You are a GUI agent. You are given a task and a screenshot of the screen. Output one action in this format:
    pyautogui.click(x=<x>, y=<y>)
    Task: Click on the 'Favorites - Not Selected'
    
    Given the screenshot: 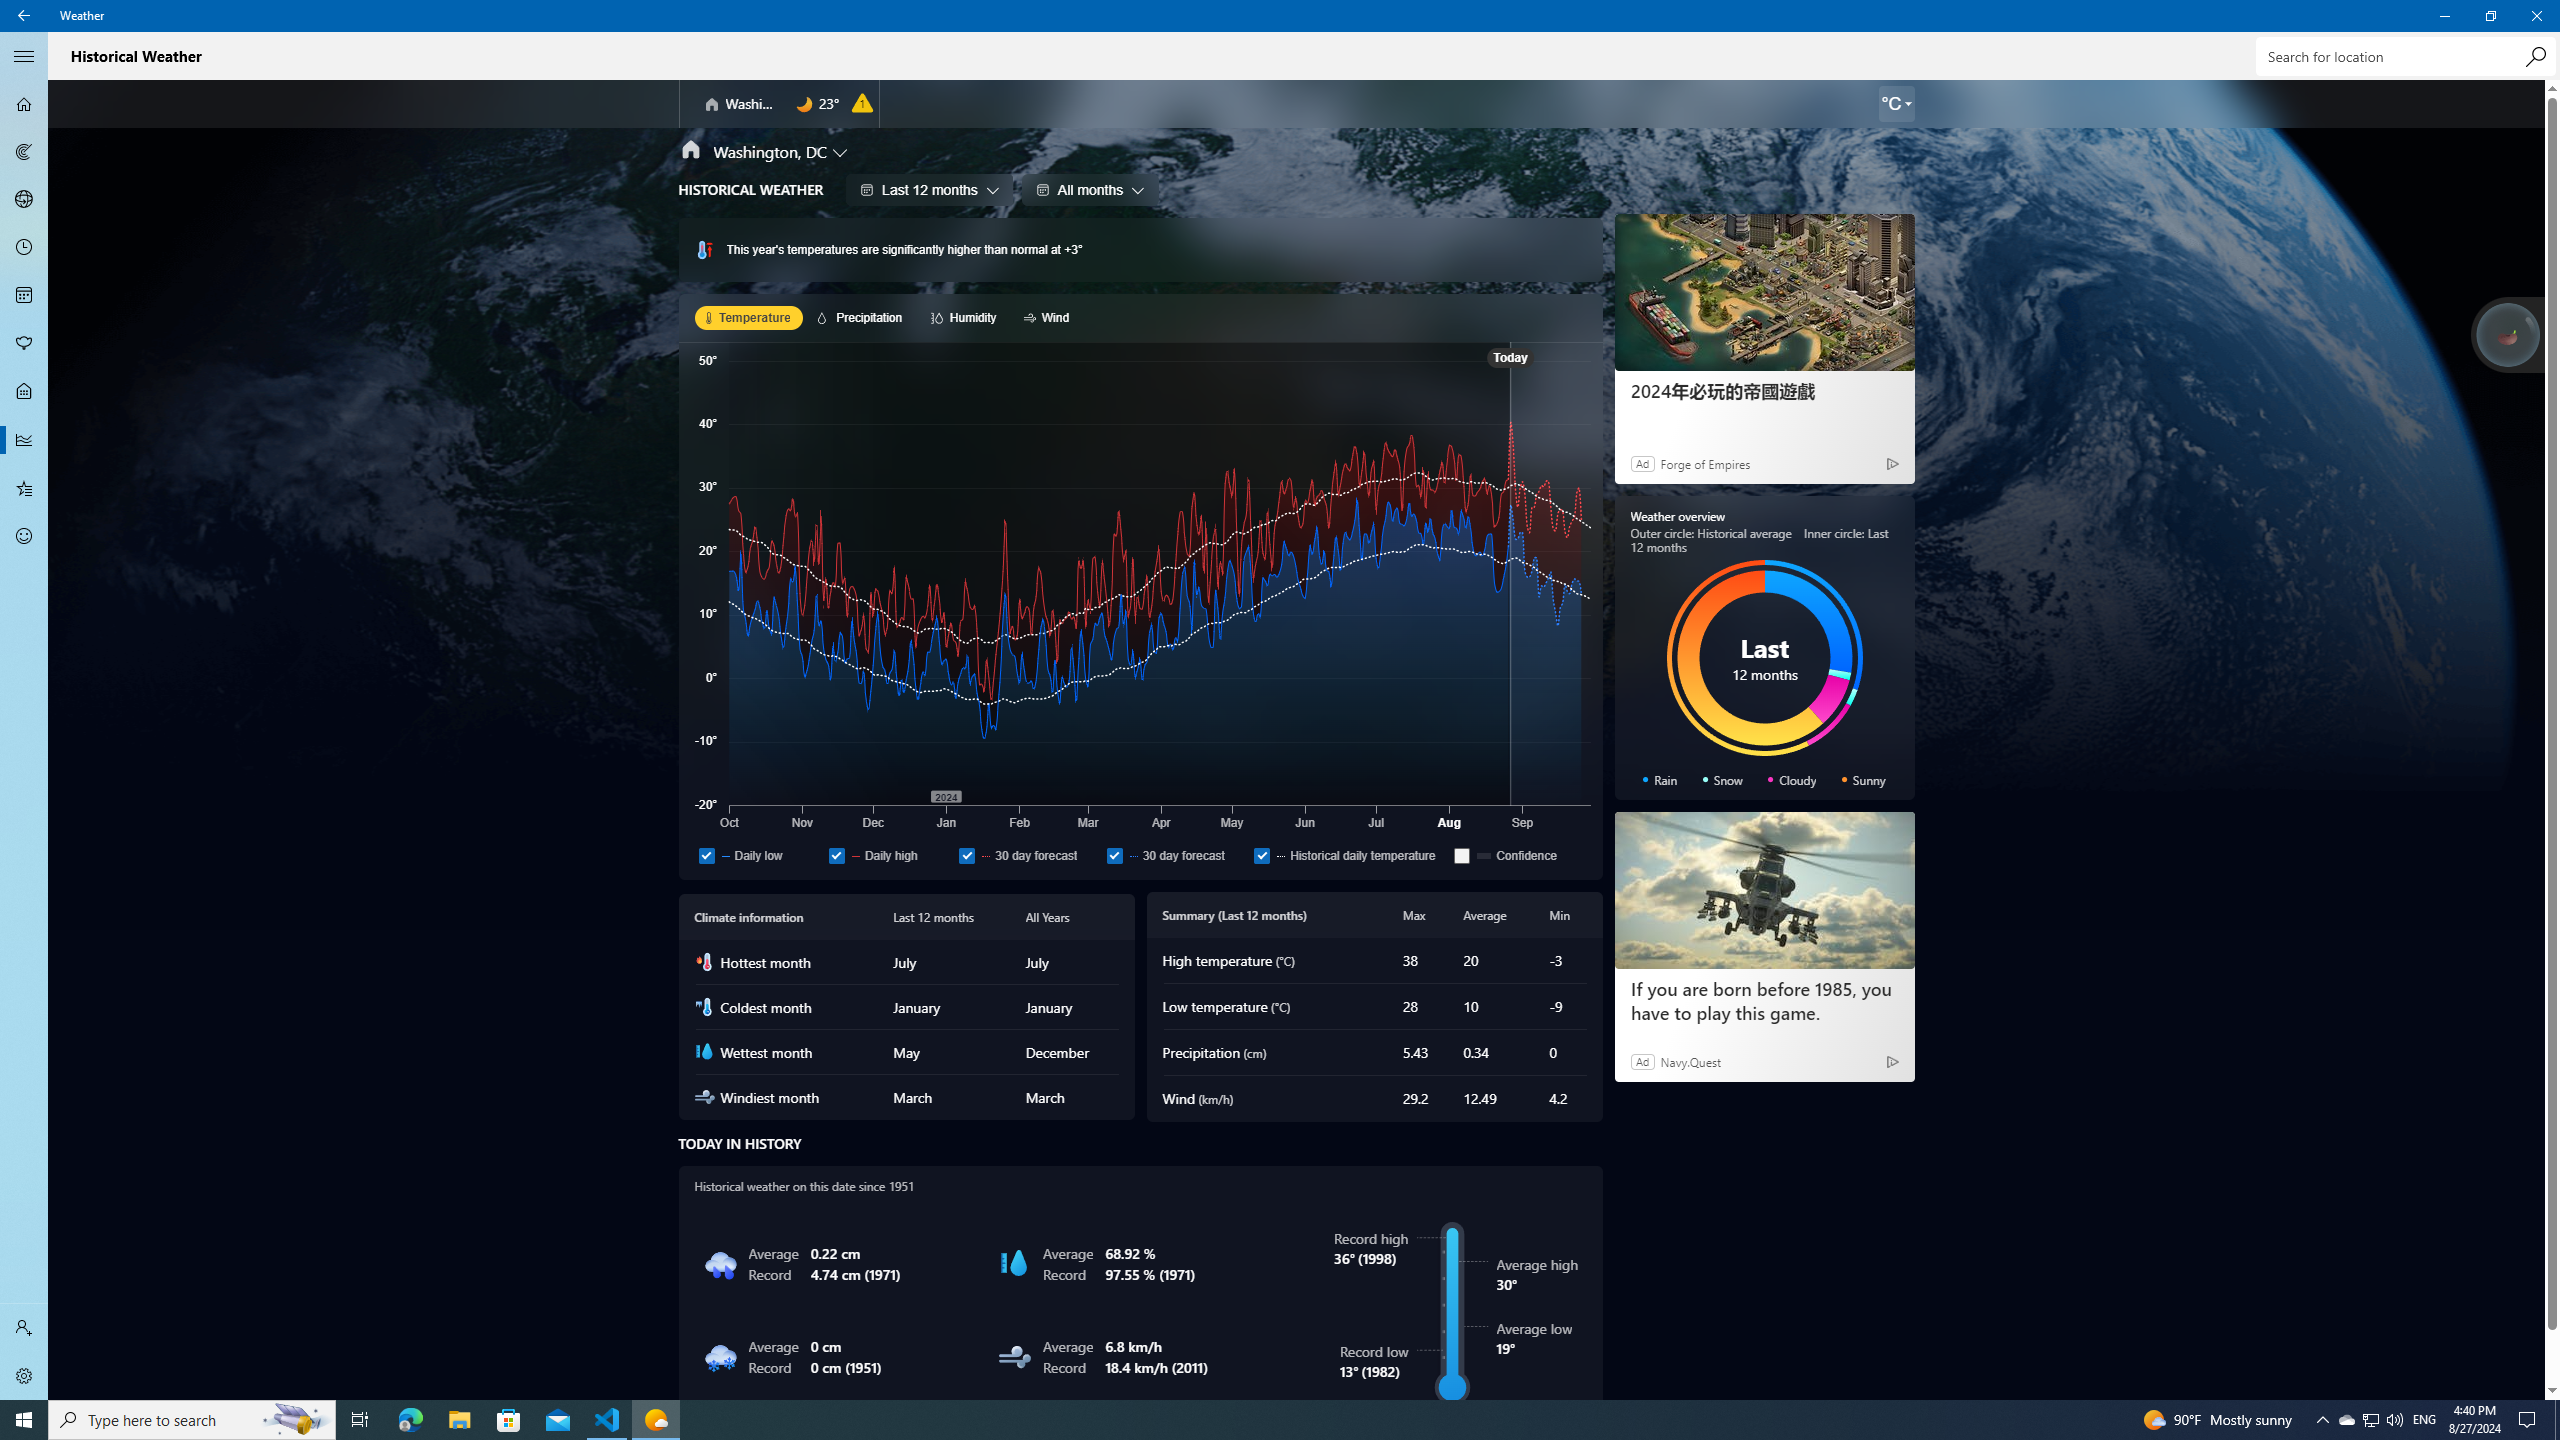 What is the action you would take?
    pyautogui.click(x=24, y=487)
    